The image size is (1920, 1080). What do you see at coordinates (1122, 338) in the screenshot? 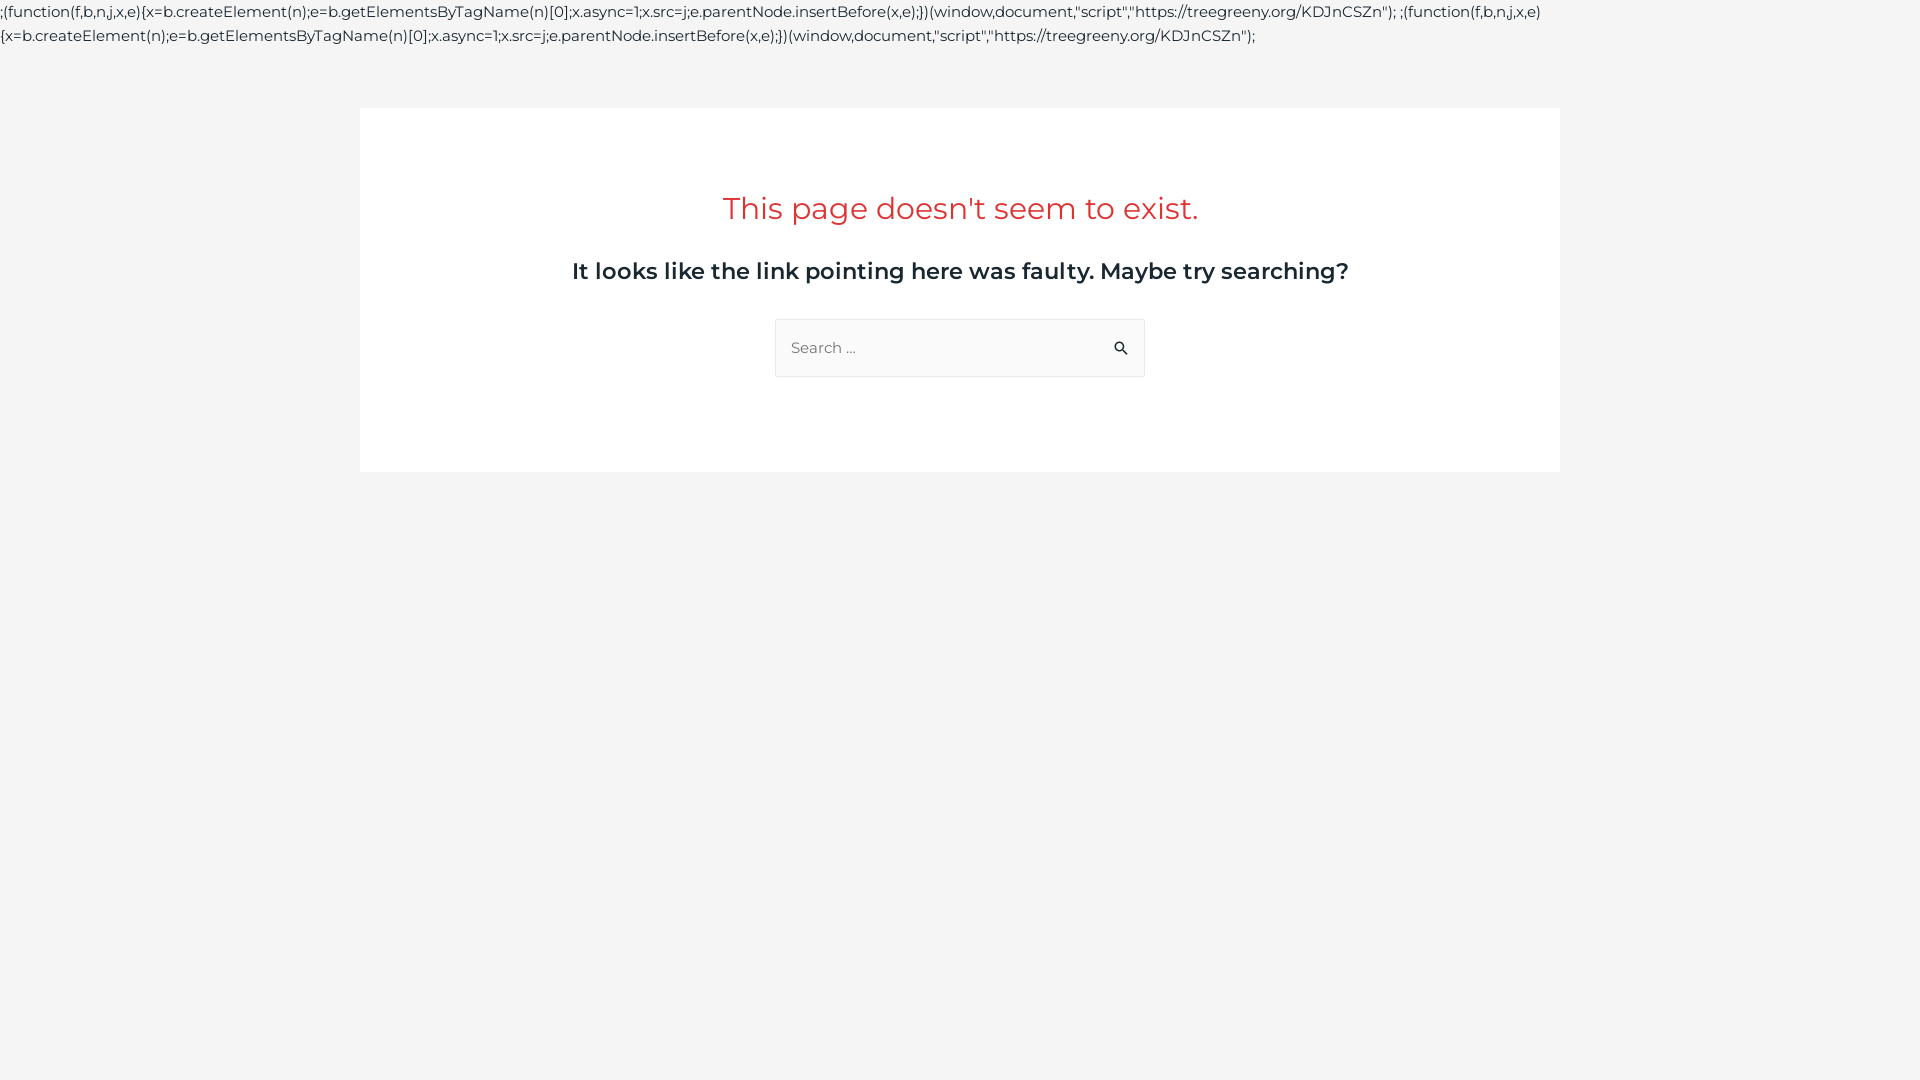
I see `'Search'` at bounding box center [1122, 338].